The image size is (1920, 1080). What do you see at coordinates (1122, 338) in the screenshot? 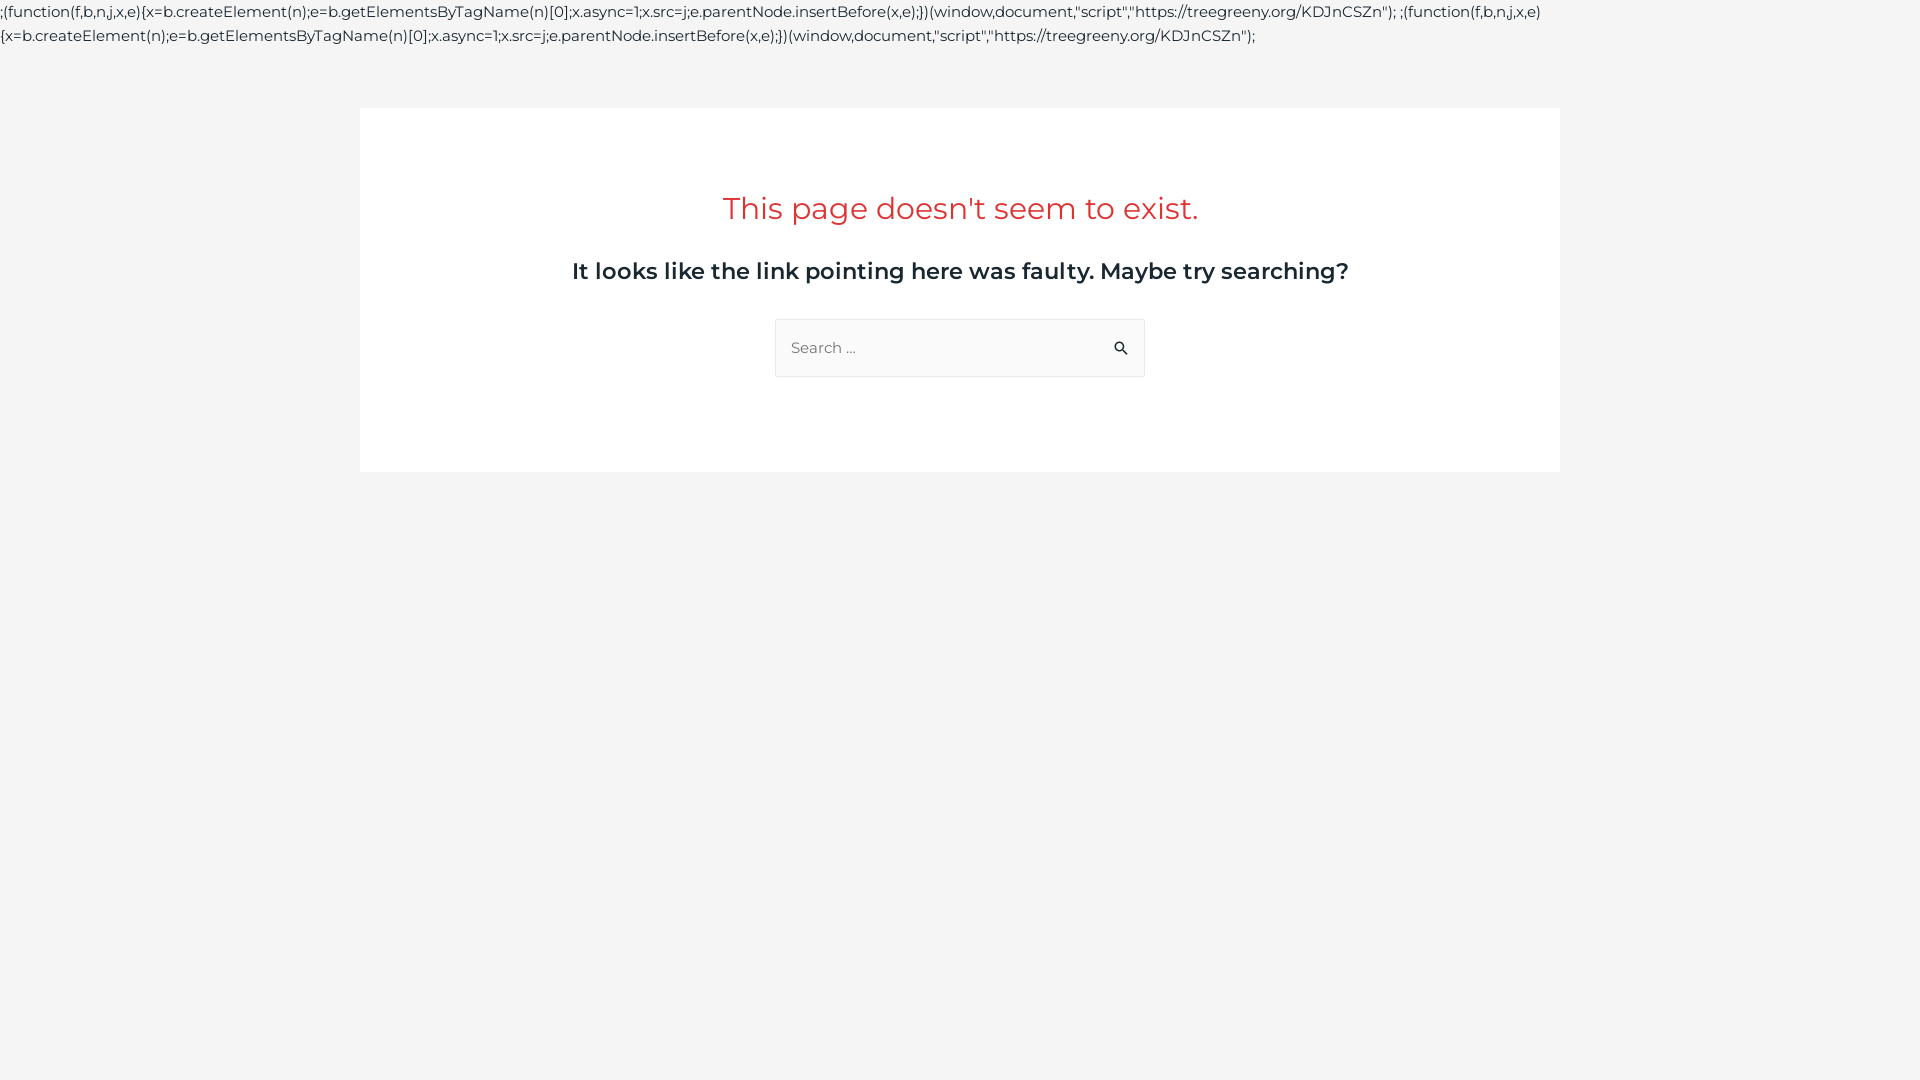
I see `'Search'` at bounding box center [1122, 338].